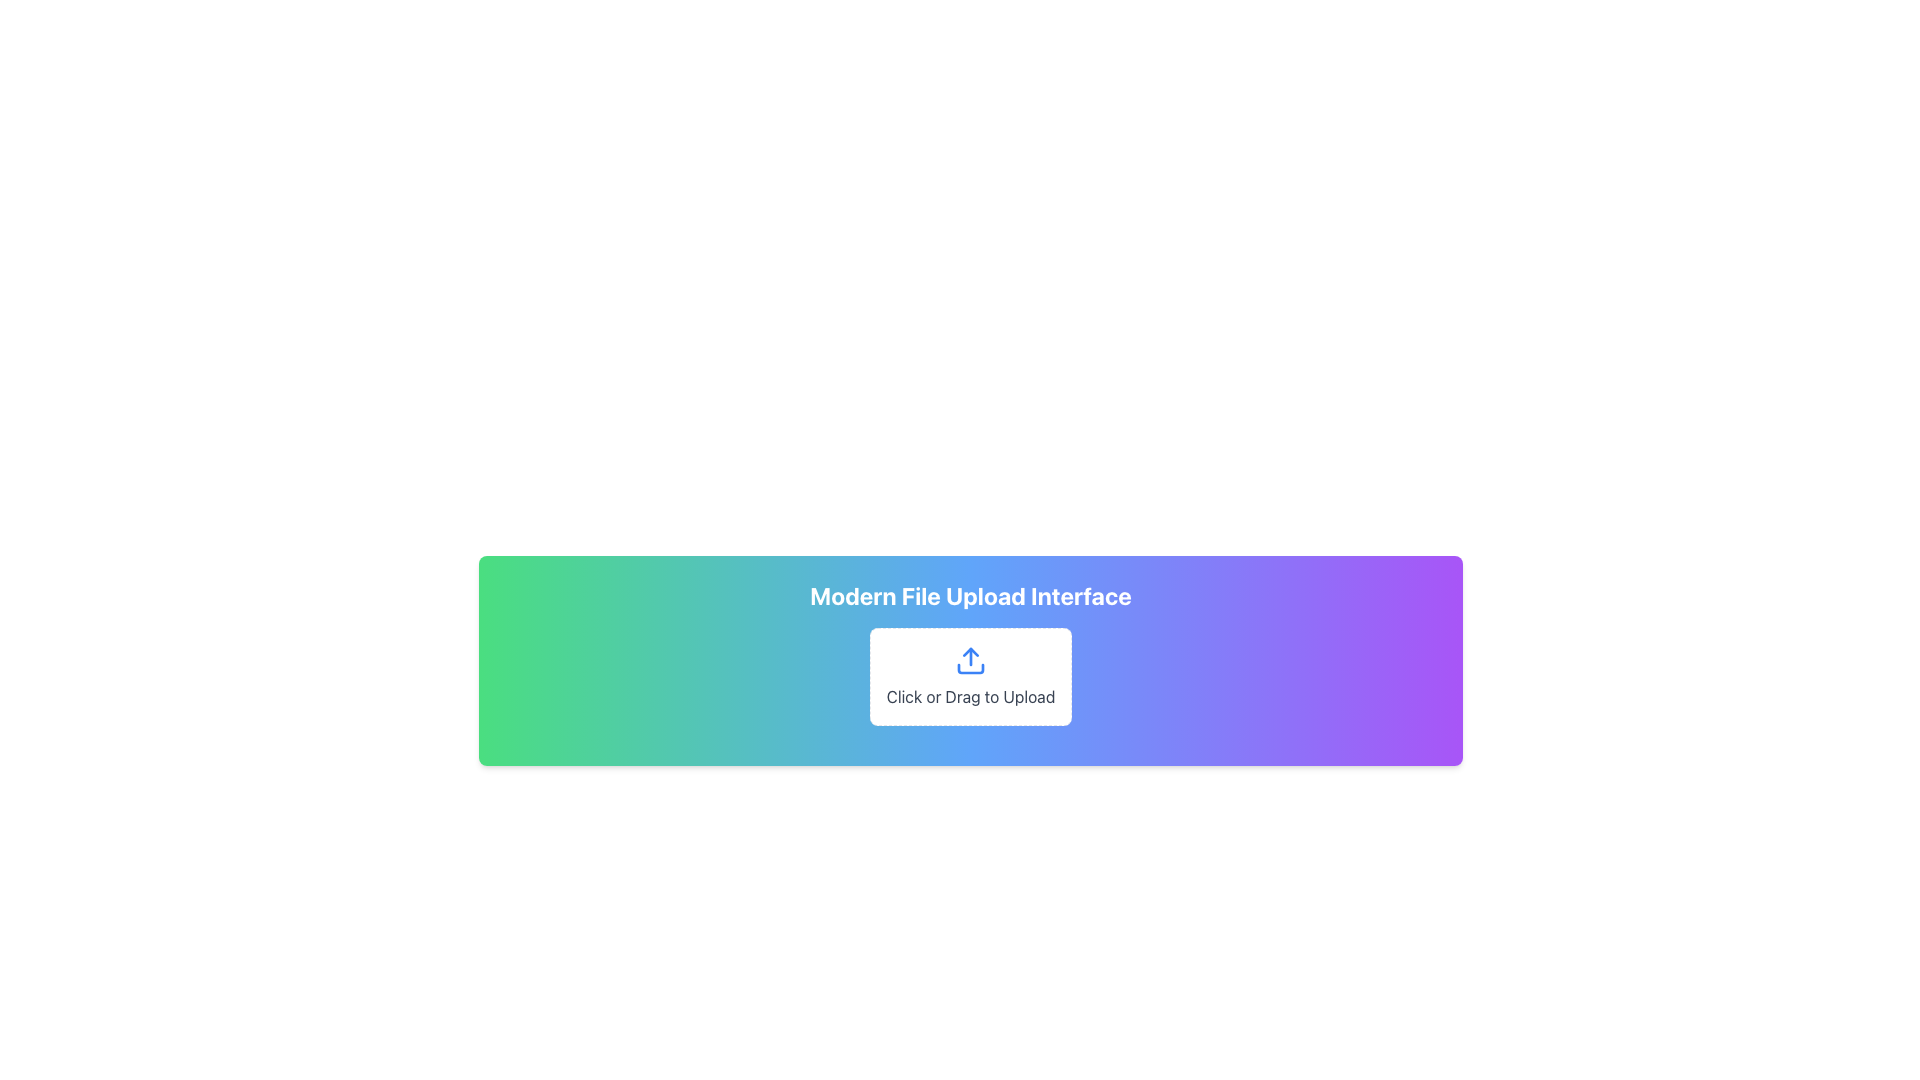 The height and width of the screenshot is (1080, 1920). What do you see at coordinates (970, 696) in the screenshot?
I see `instructions displayed on the text label that reads 'Click or Drag to Upload', which is centrally located beneath the upload icon` at bounding box center [970, 696].